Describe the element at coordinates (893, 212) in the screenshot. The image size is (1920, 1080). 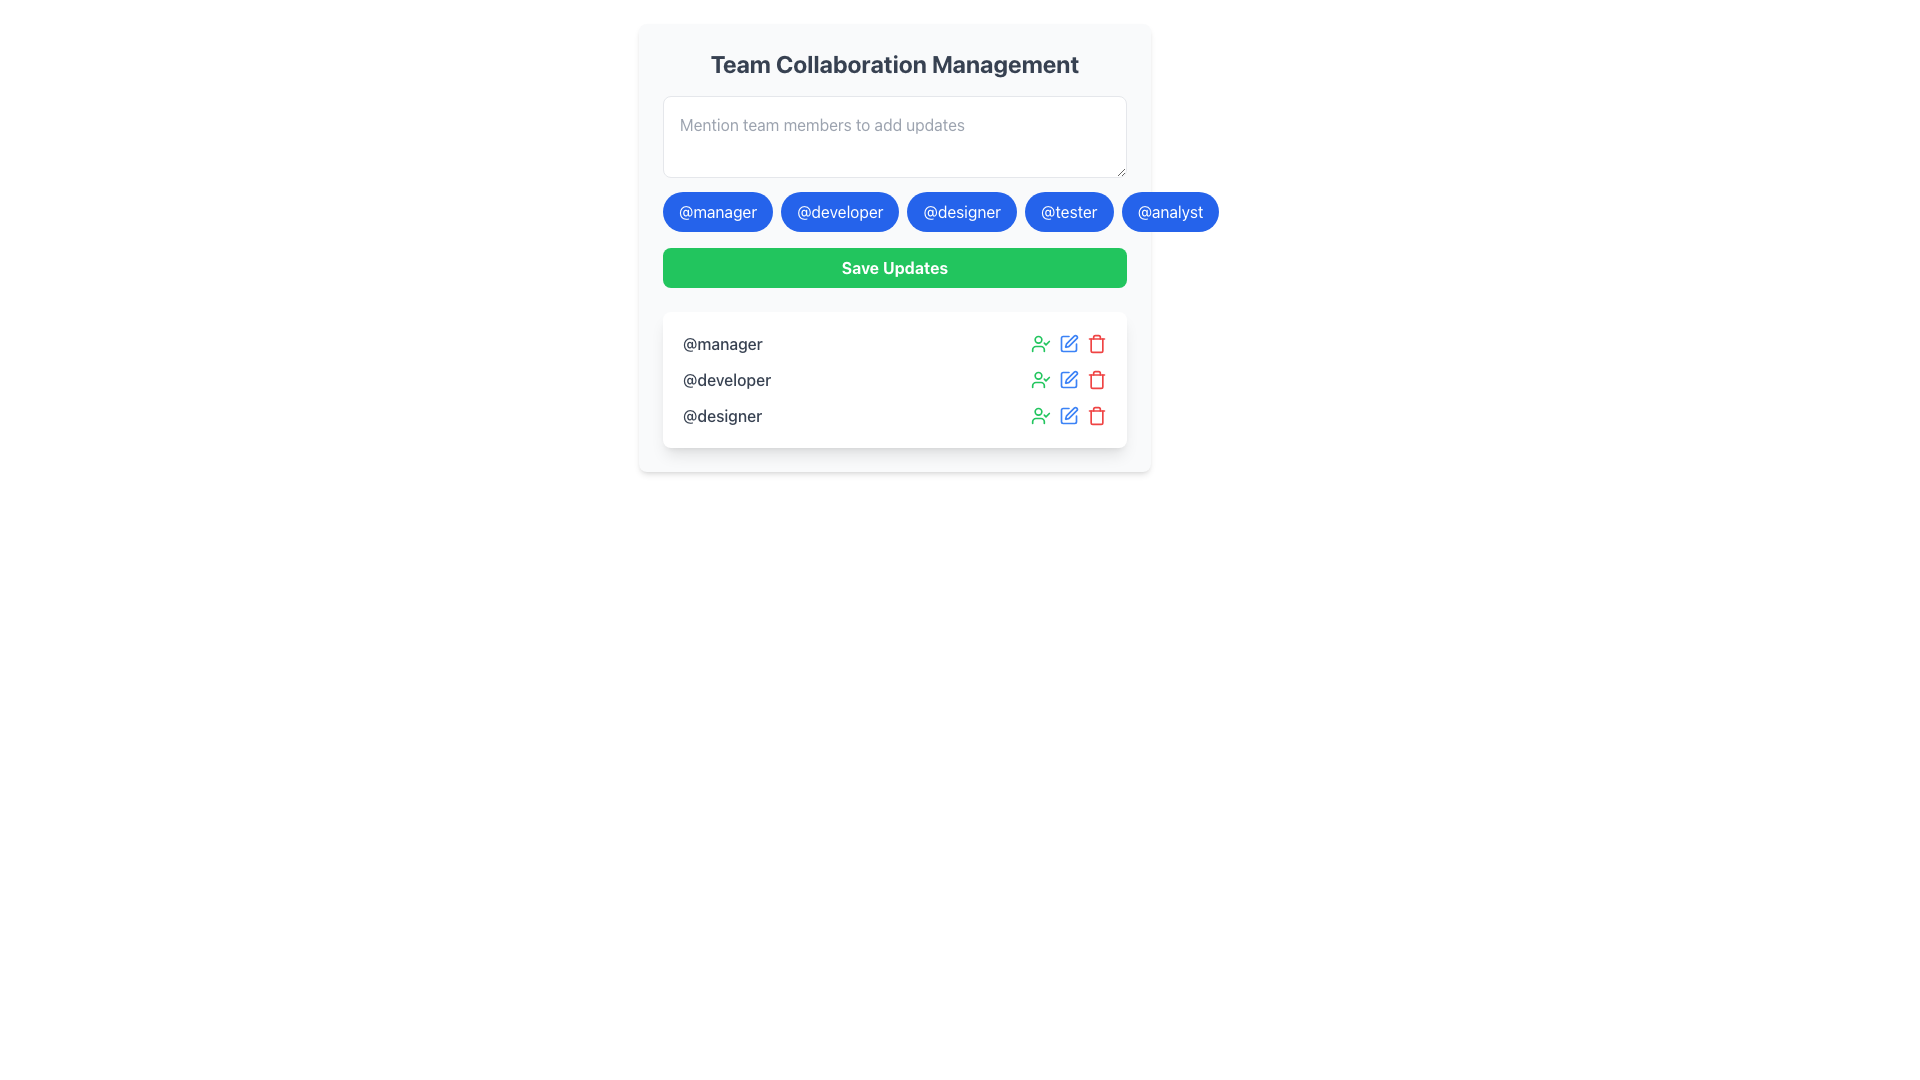
I see `the blue button-like chip labeled '@developer' located below the text input field and above the 'Save Updates' button` at that location.